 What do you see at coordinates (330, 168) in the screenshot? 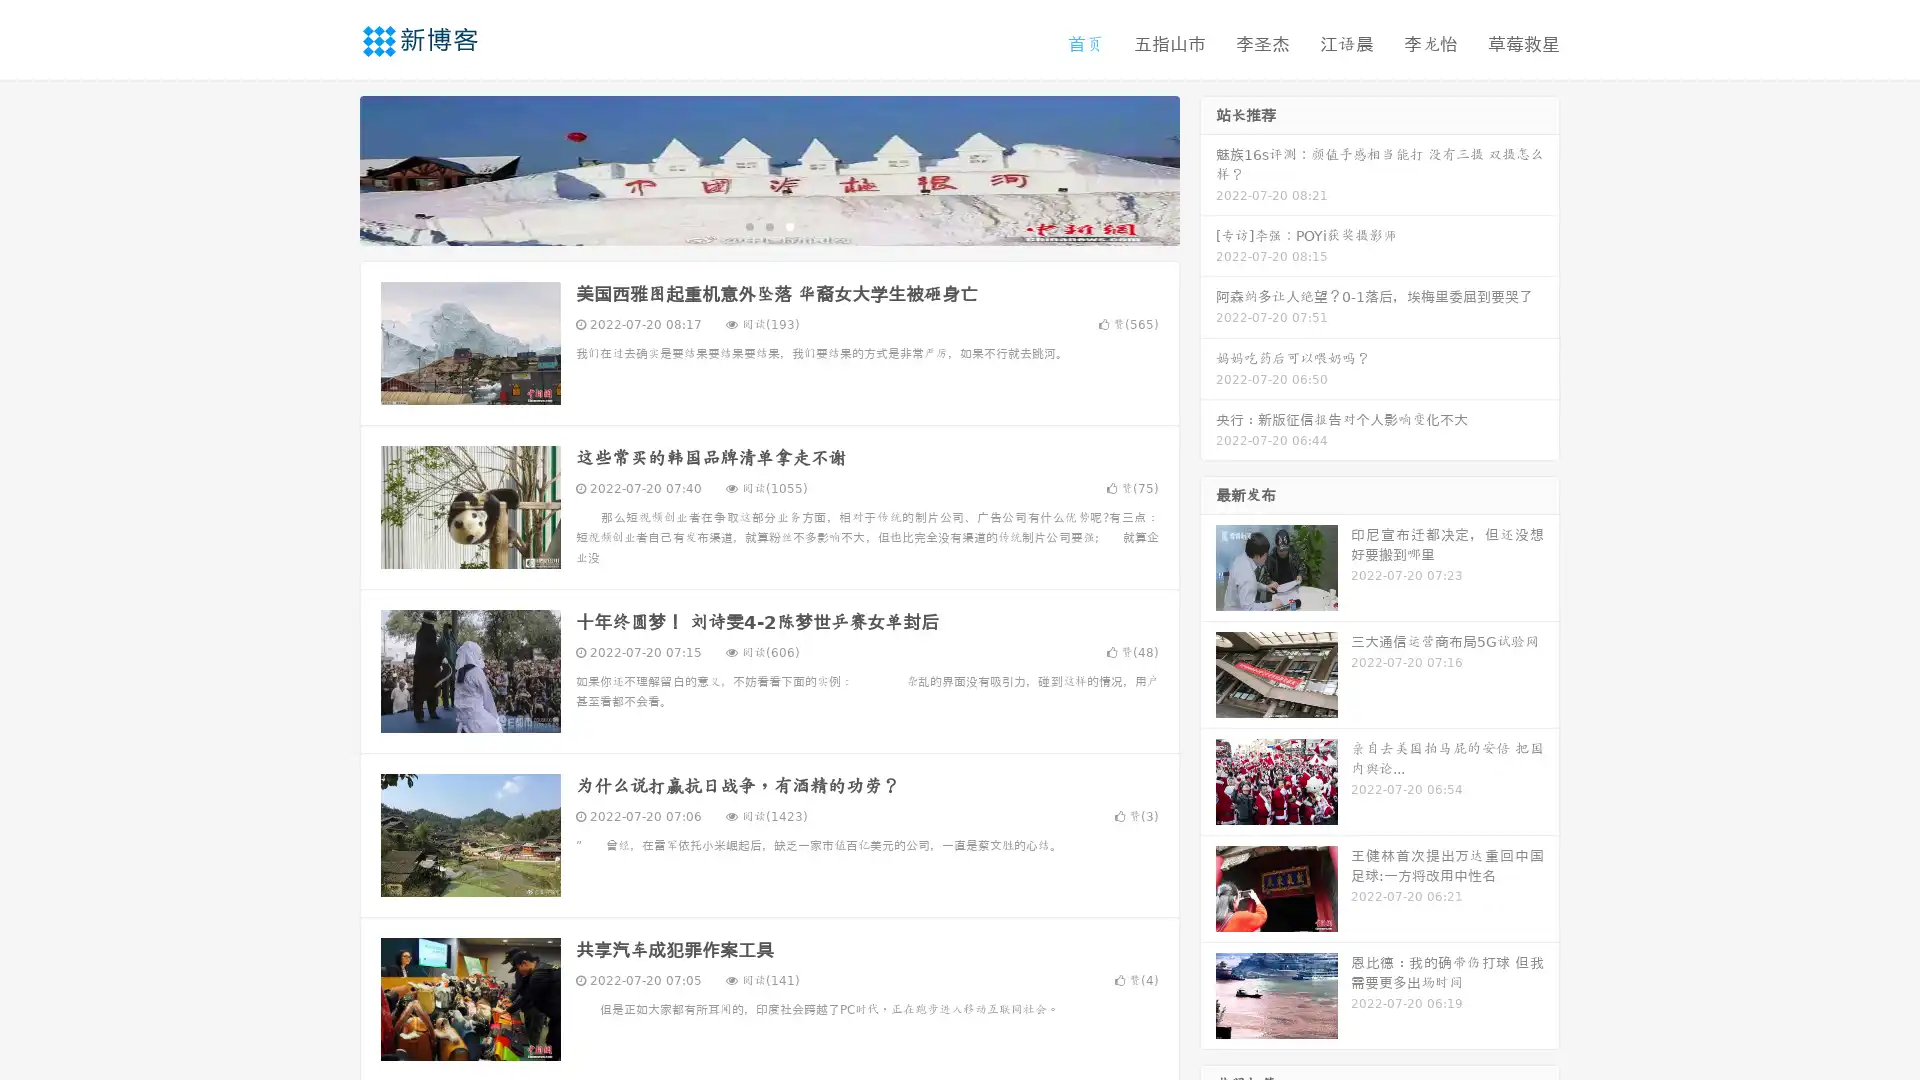
I see `Previous slide` at bounding box center [330, 168].